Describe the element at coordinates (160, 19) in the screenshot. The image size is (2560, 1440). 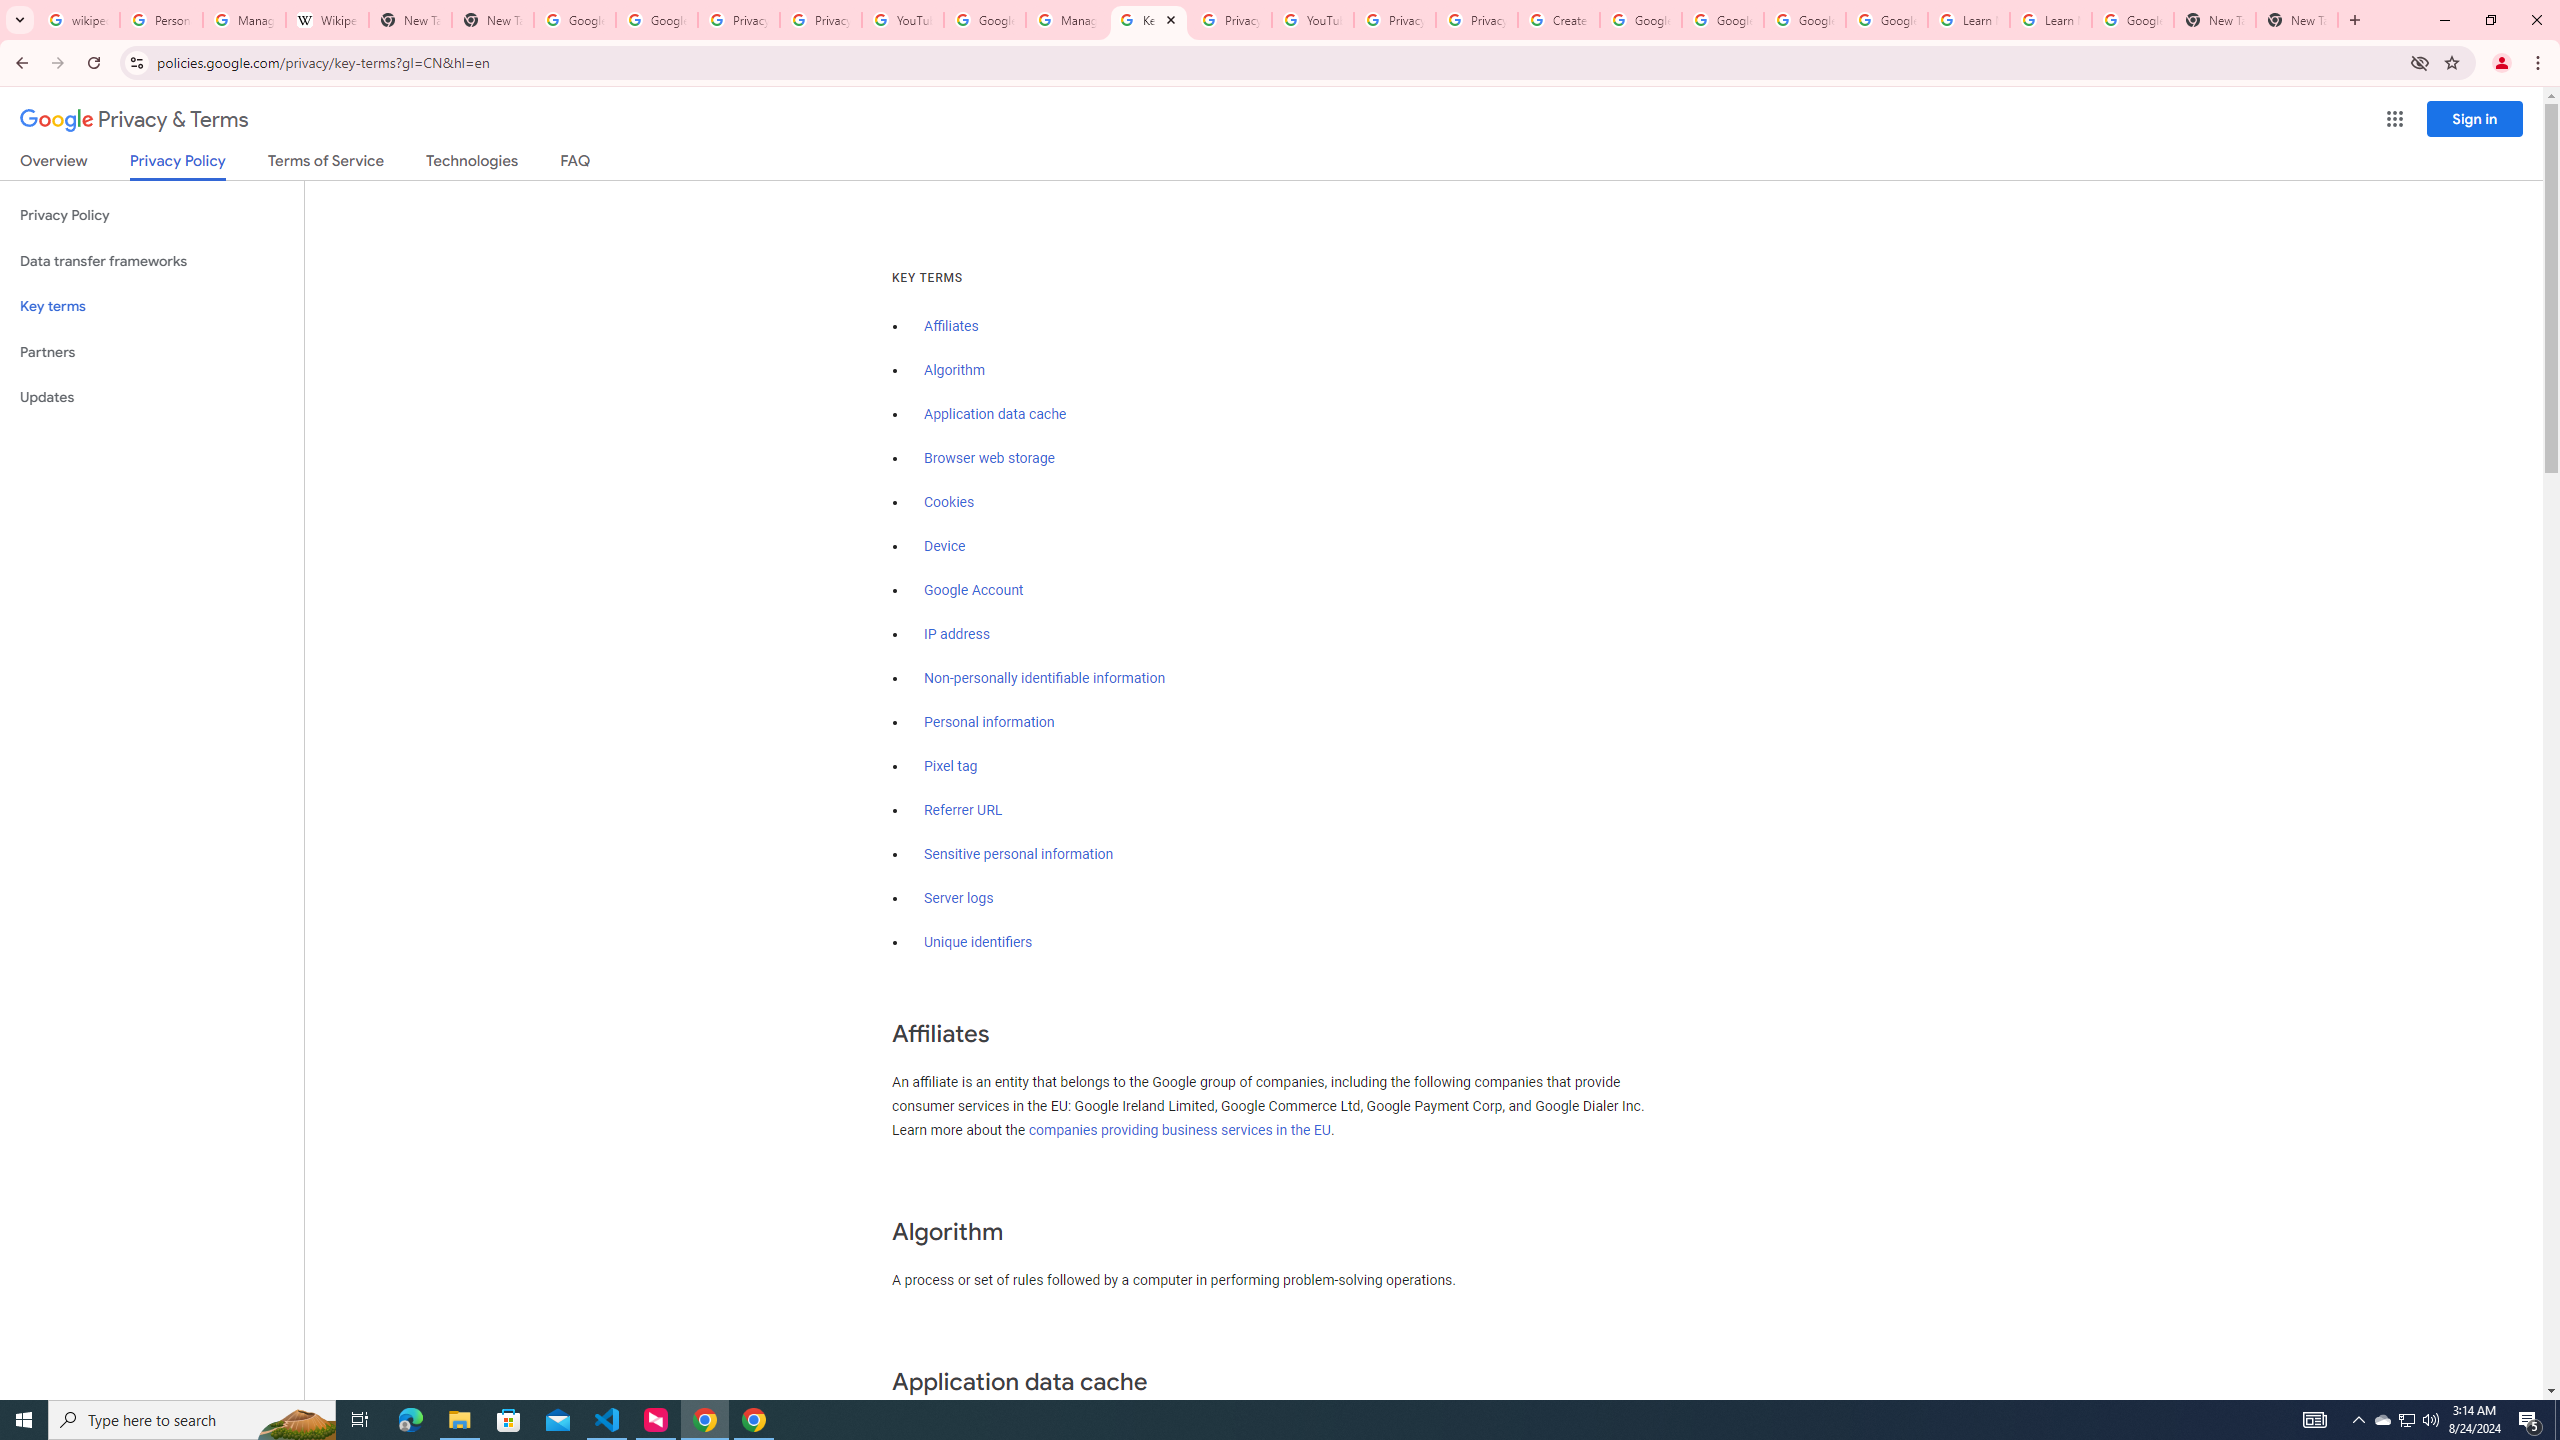
I see `'Personalization & Google Search results - Google Search Help'` at that location.